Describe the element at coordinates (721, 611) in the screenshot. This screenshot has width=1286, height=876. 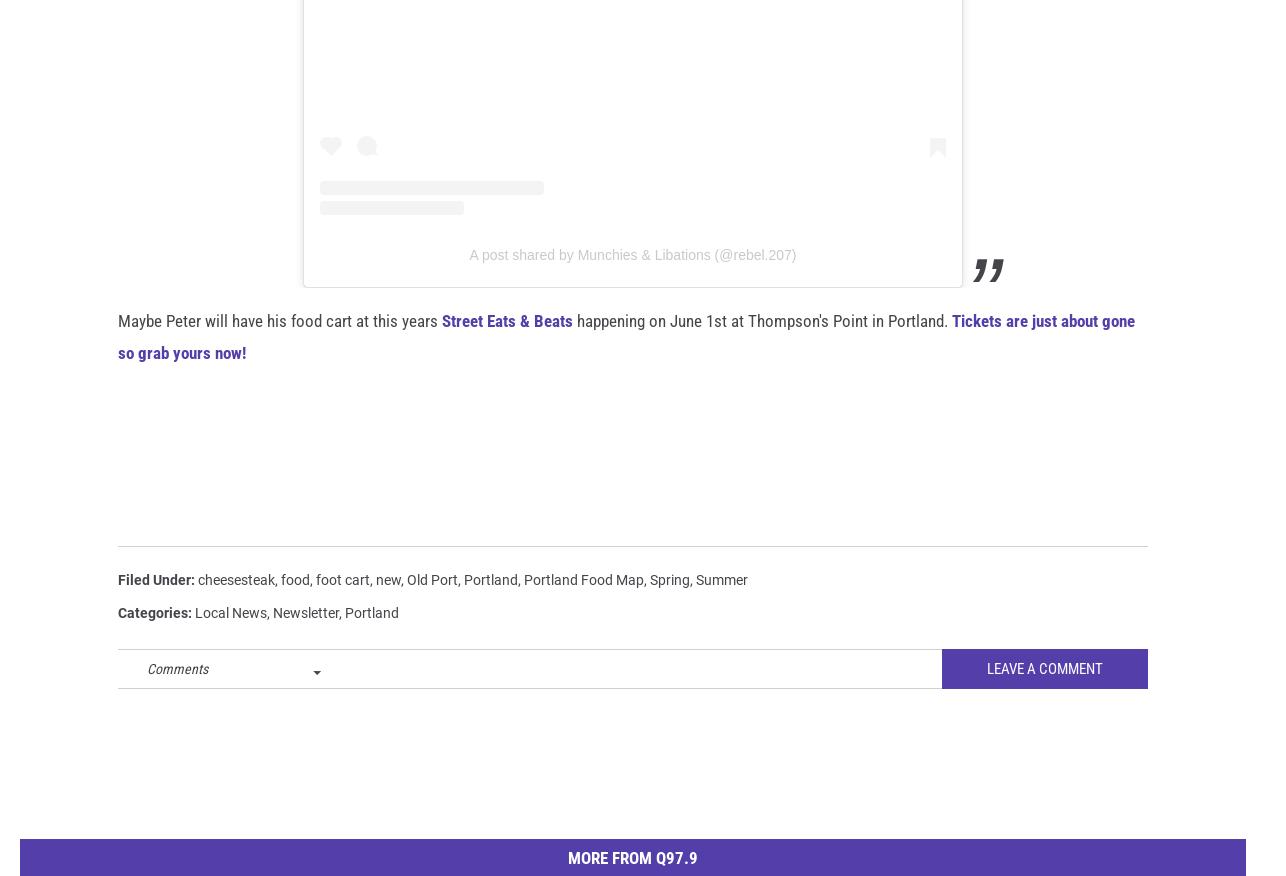
I see `'Summer'` at that location.